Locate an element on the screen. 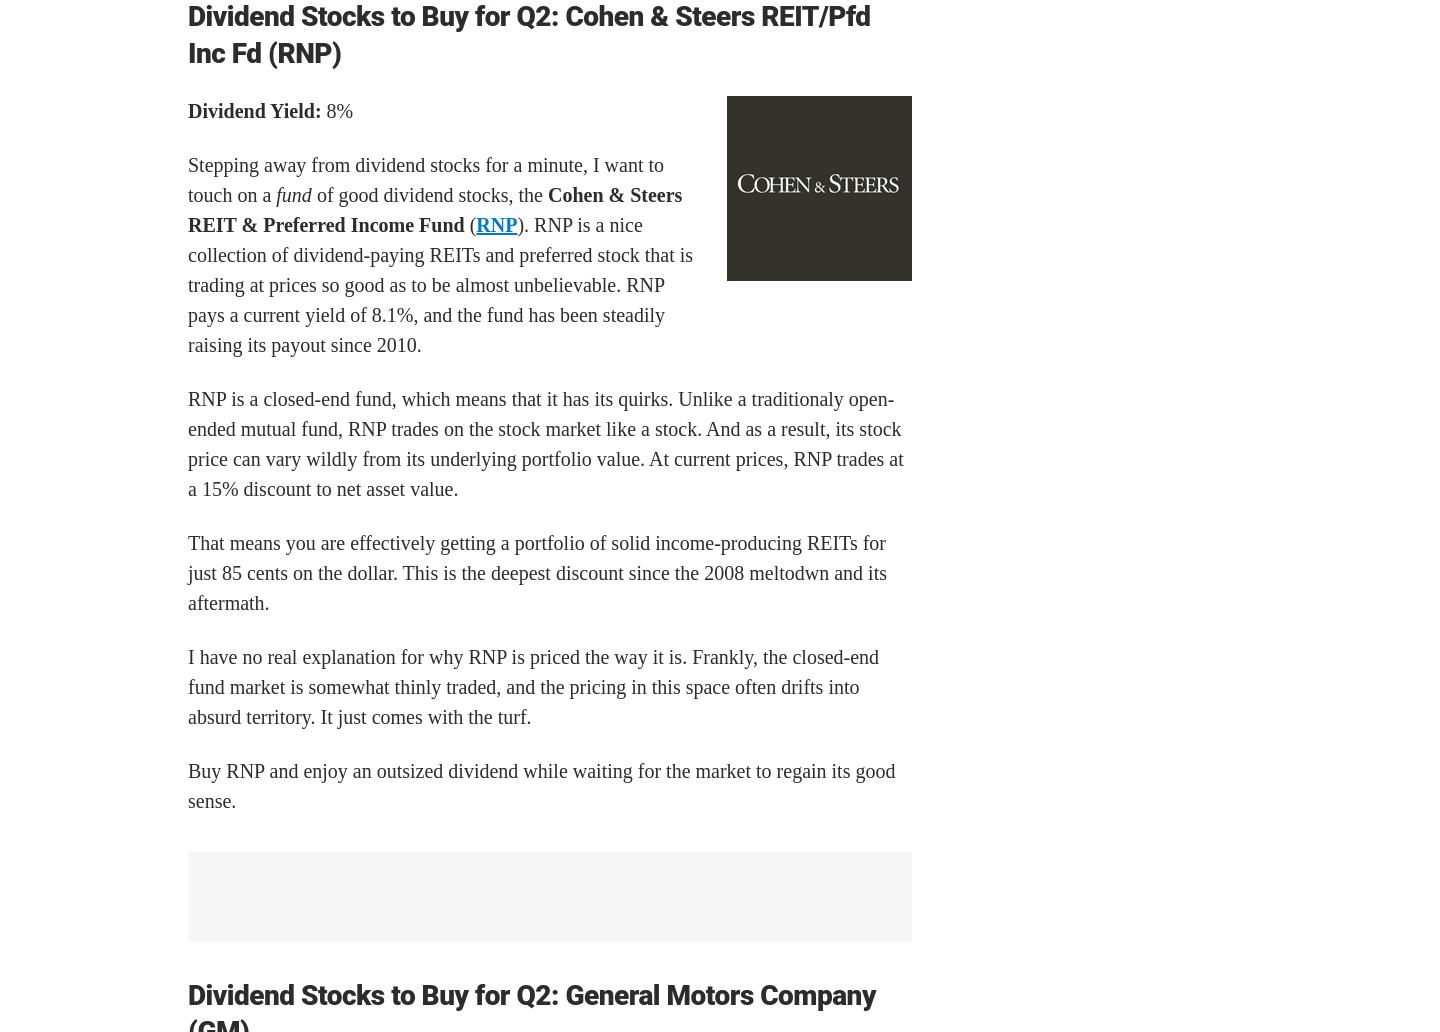 Image resolution: width=1440 pixels, height=1032 pixels. '). RNP is a nice collection of dividend-paying REITs and preferred stock that is trading at prices so good as to be almost unbelievable. RNP pays a current yield of 8.1%, and the fund has been steadily raising its payout since 2010.' is located at coordinates (188, 285).